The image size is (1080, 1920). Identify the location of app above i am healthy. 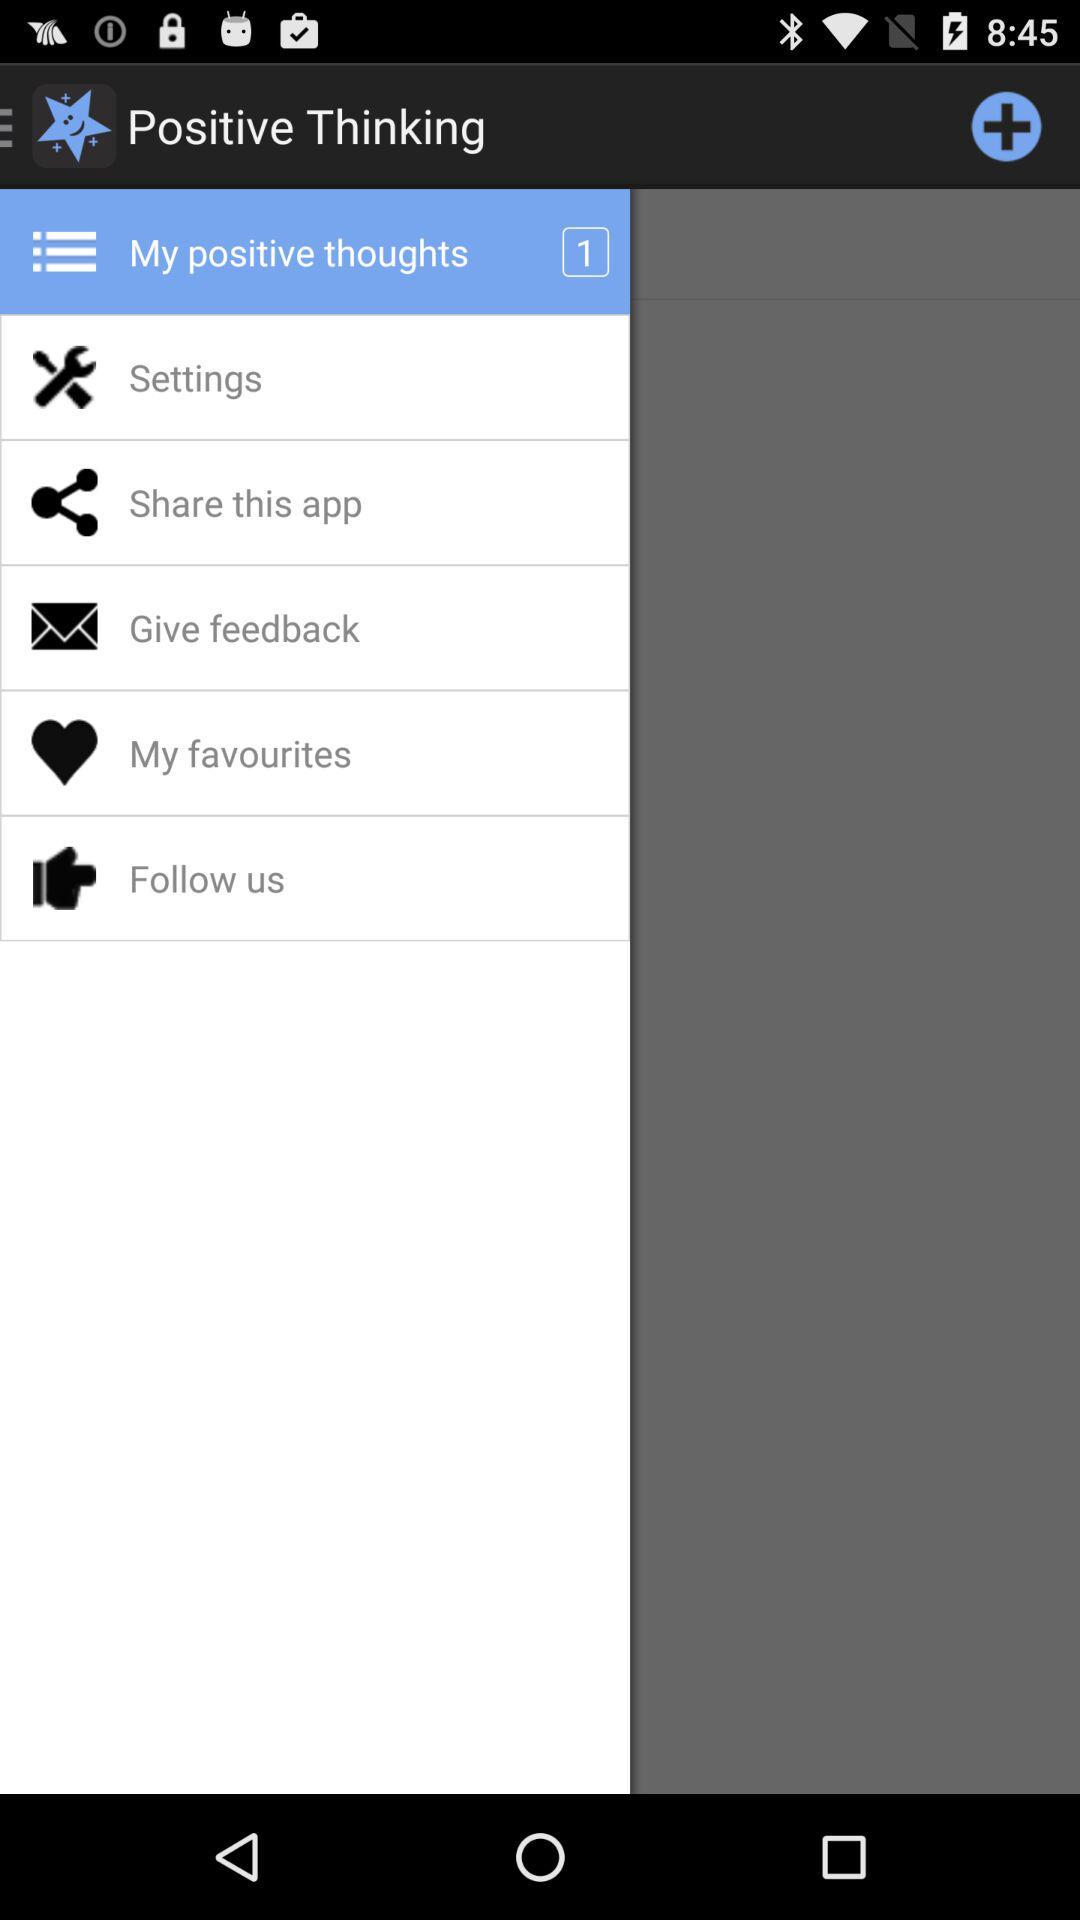
(1006, 124).